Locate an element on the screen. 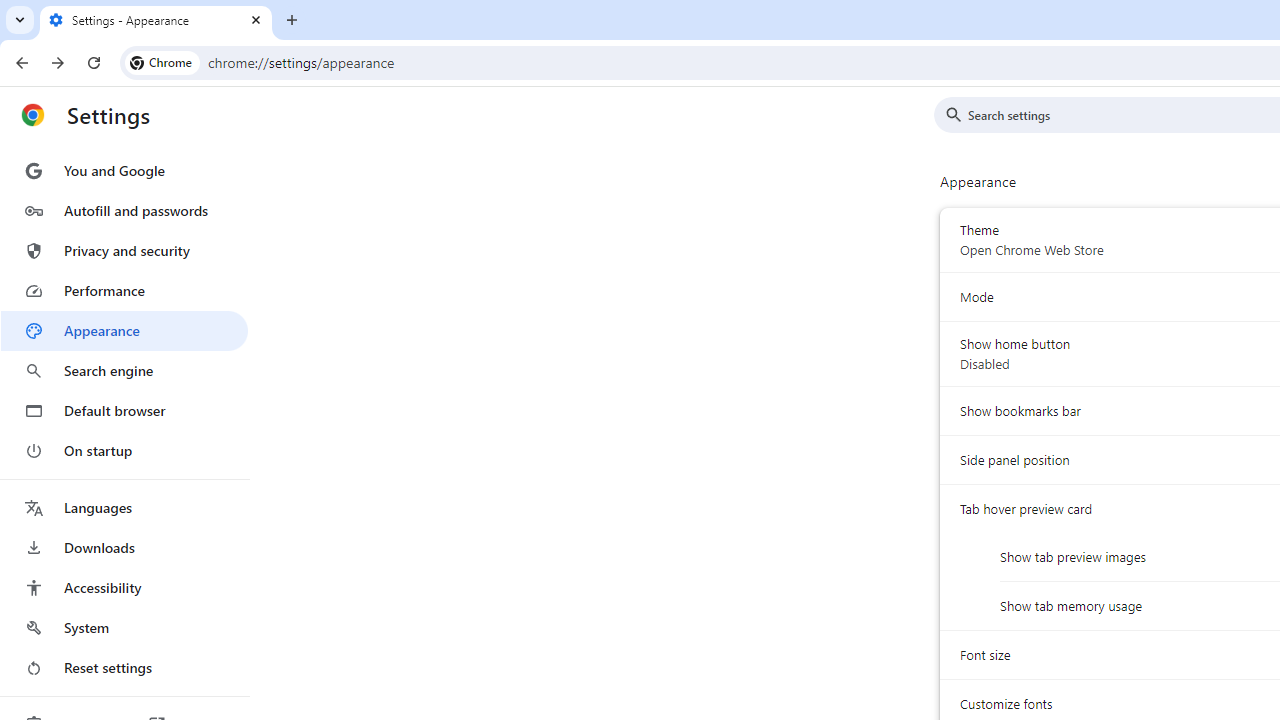  'Autofill and passwords' is located at coordinates (123, 210).